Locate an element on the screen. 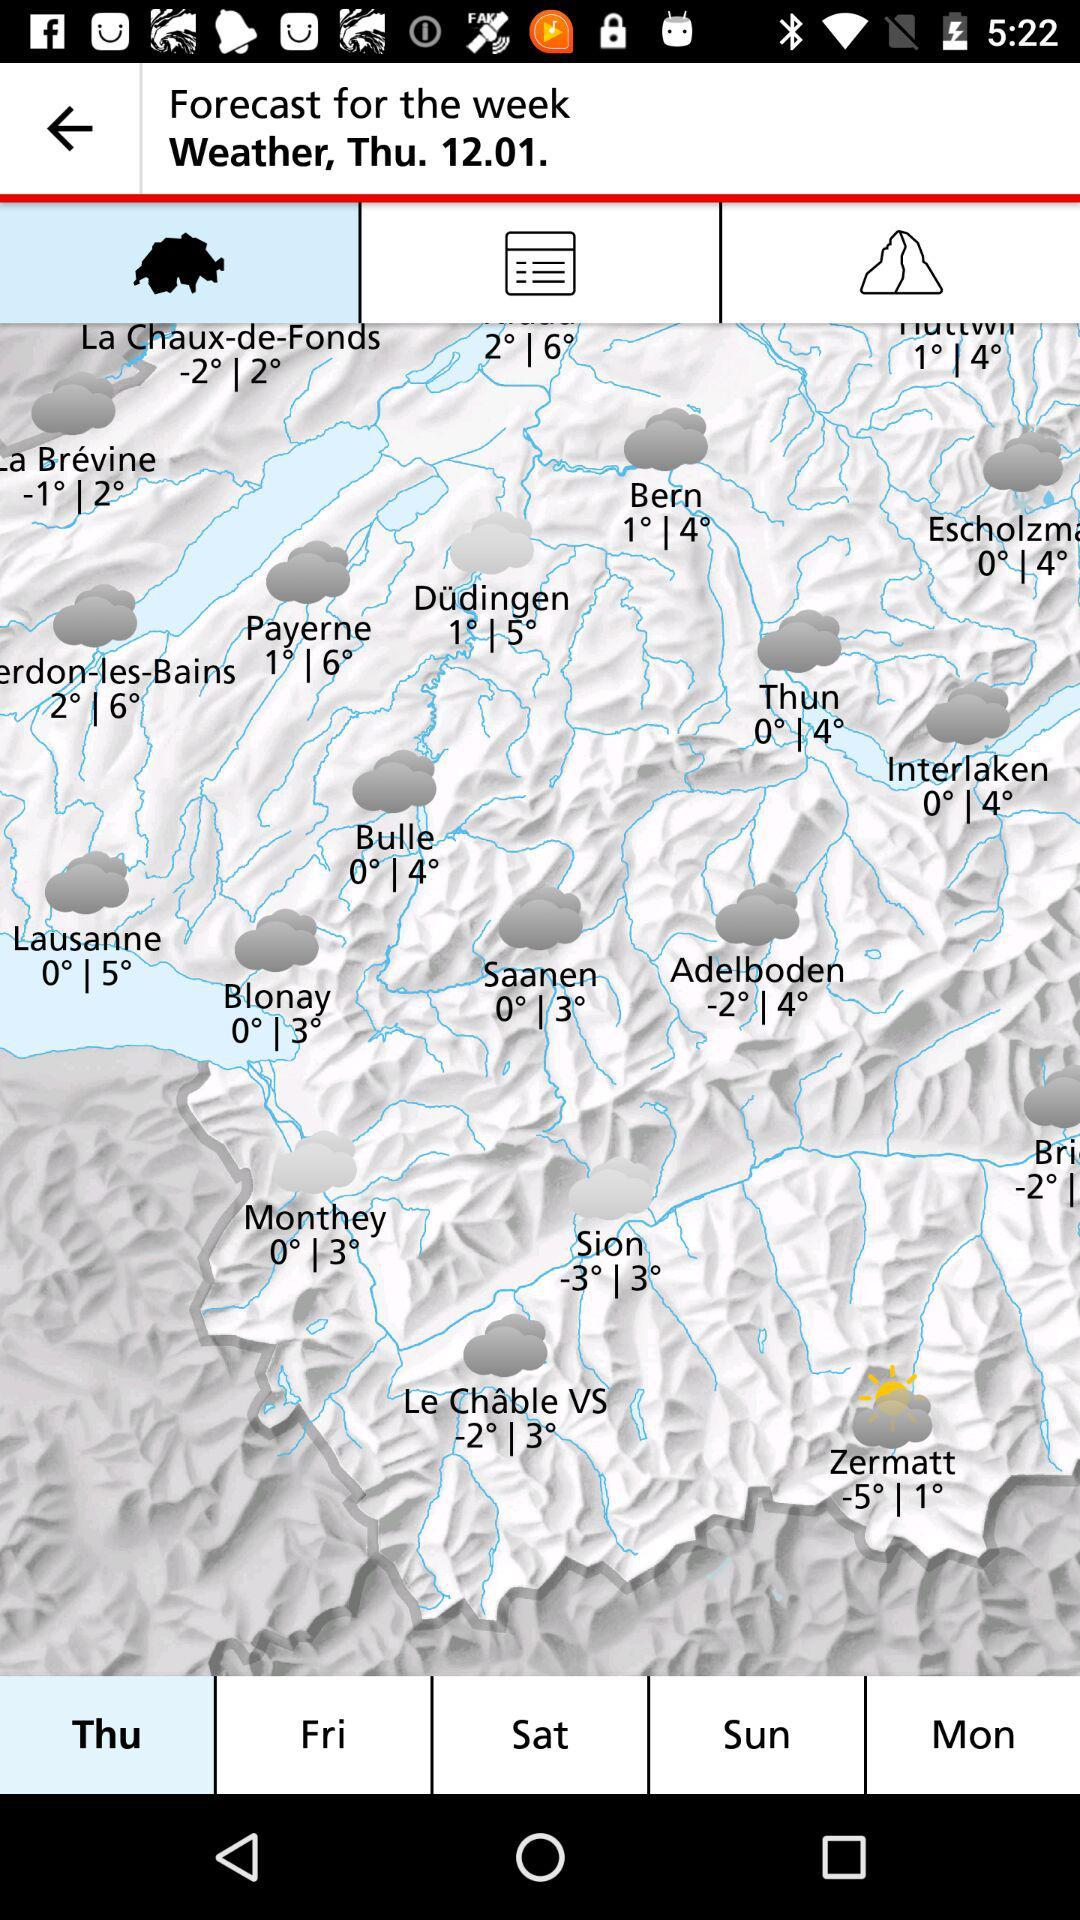 This screenshot has height=1920, width=1080. item to the left of the sat icon is located at coordinates (322, 1734).